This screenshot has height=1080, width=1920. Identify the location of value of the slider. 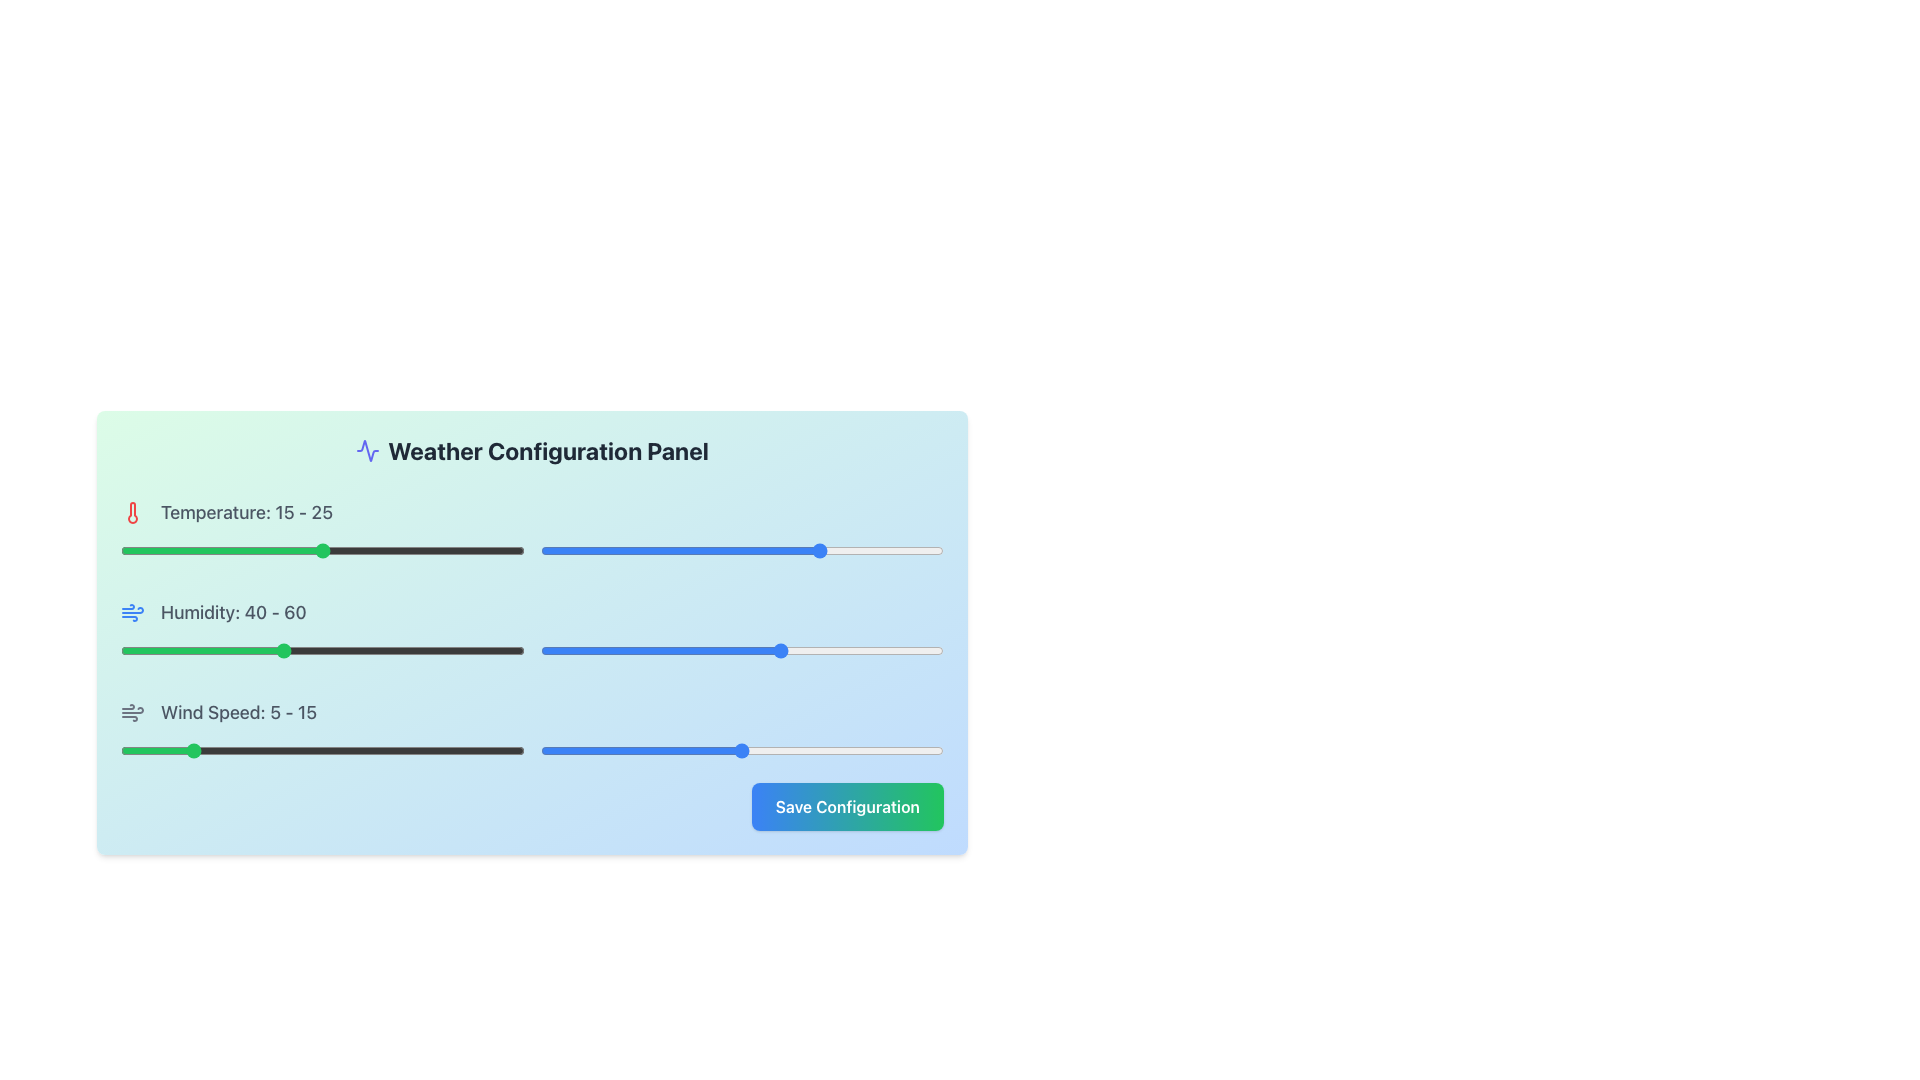
(563, 551).